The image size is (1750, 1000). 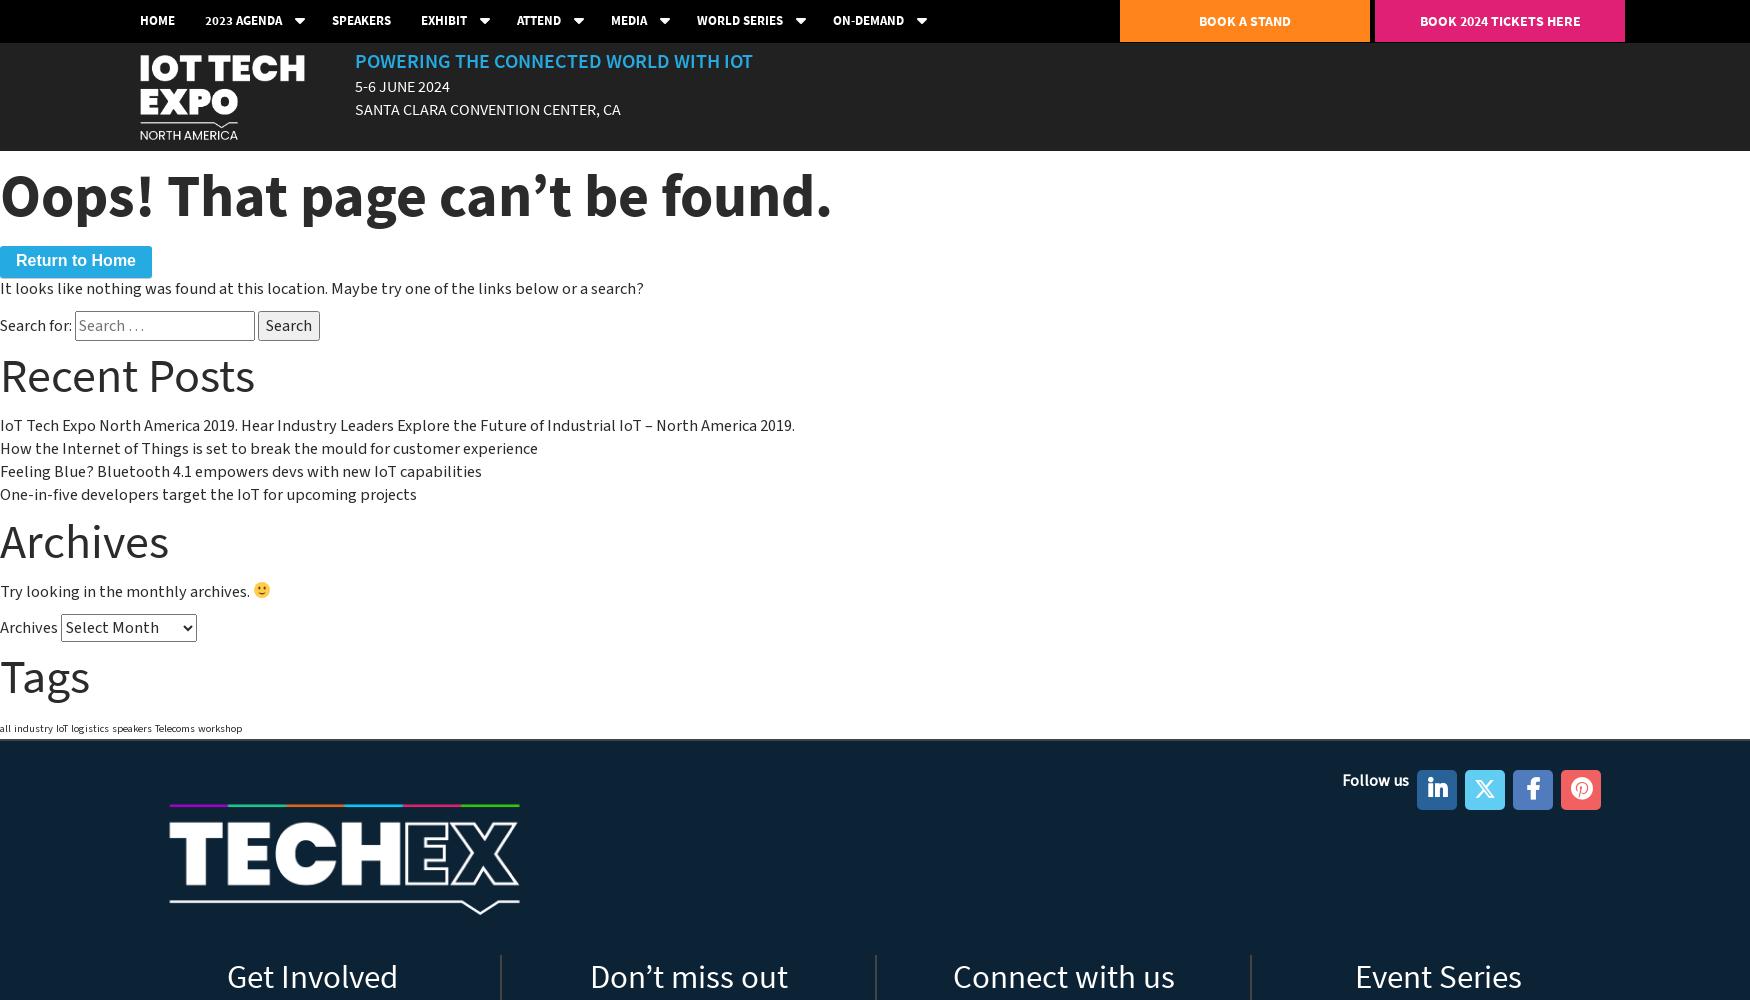 I want to click on 'Tags', so click(x=43, y=675).